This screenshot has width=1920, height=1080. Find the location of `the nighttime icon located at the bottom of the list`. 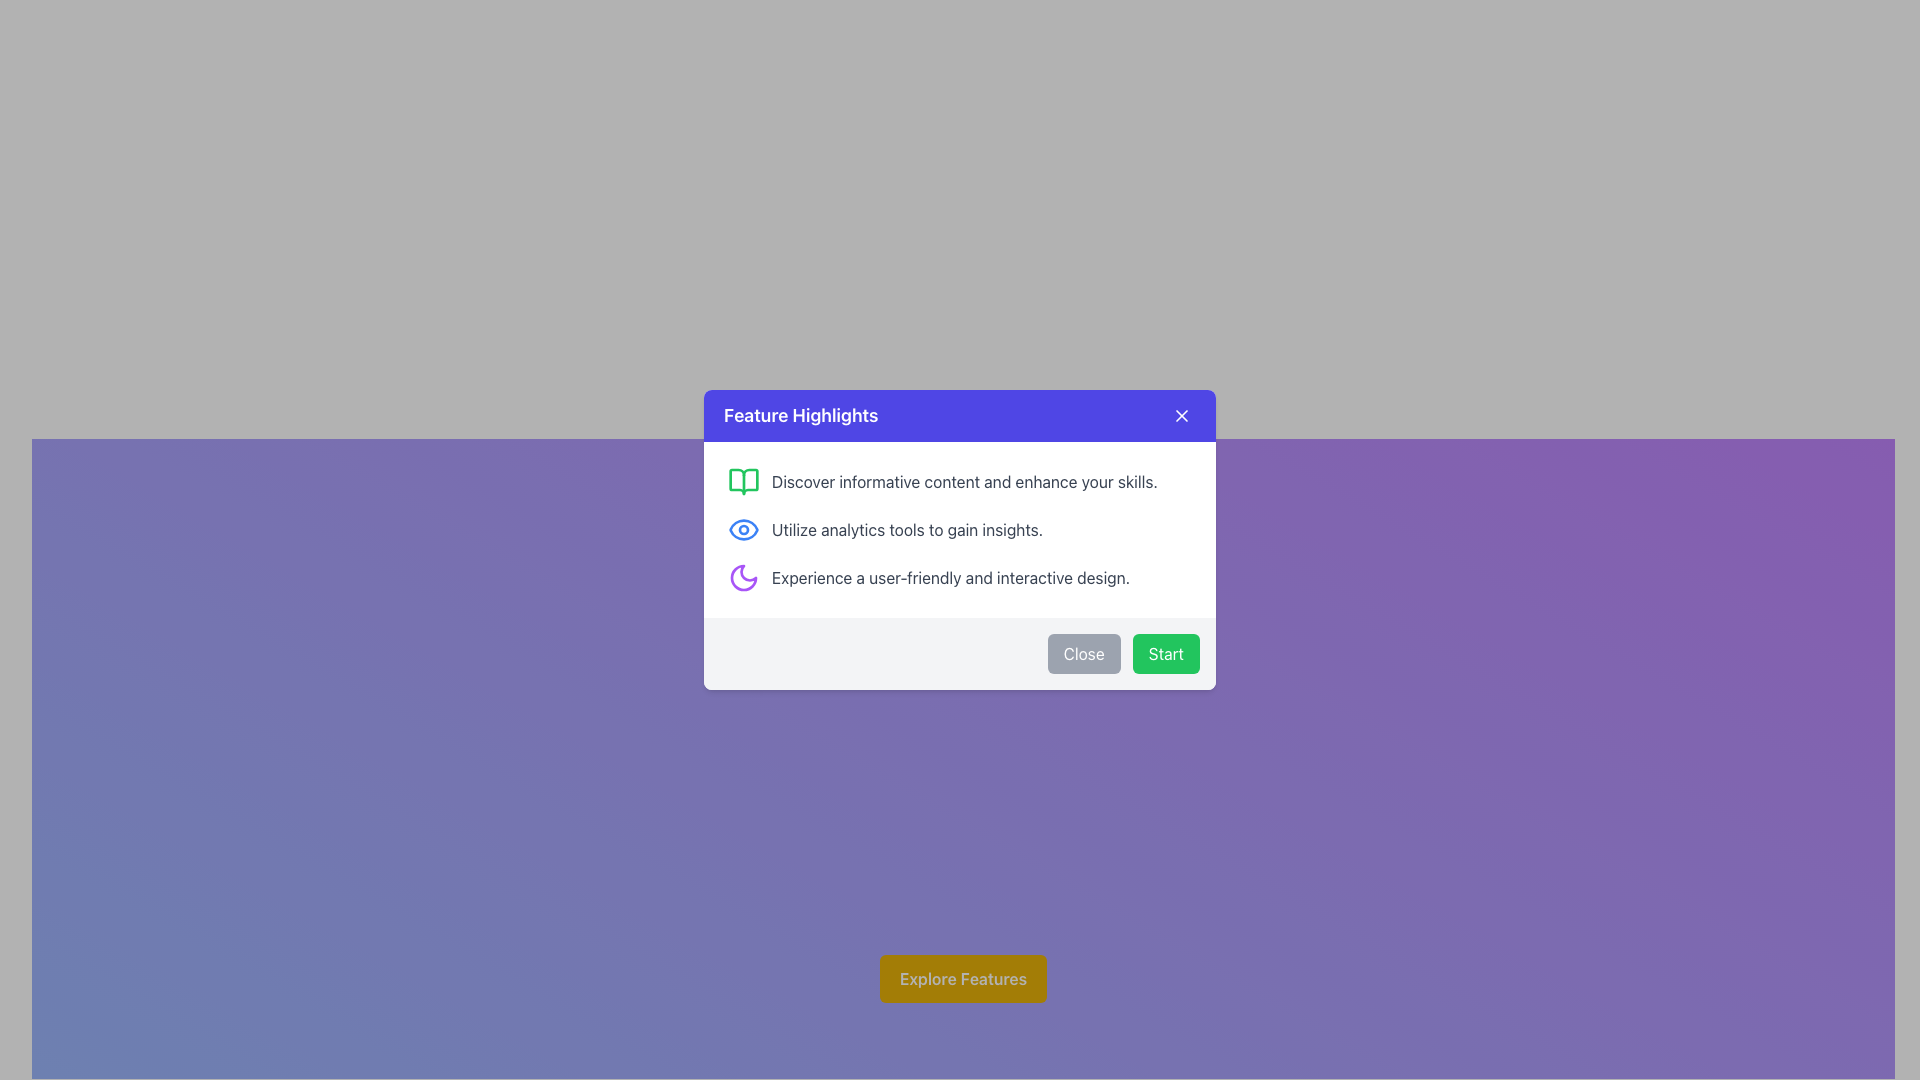

the nighttime icon located at the bottom of the list is located at coordinates (743, 578).